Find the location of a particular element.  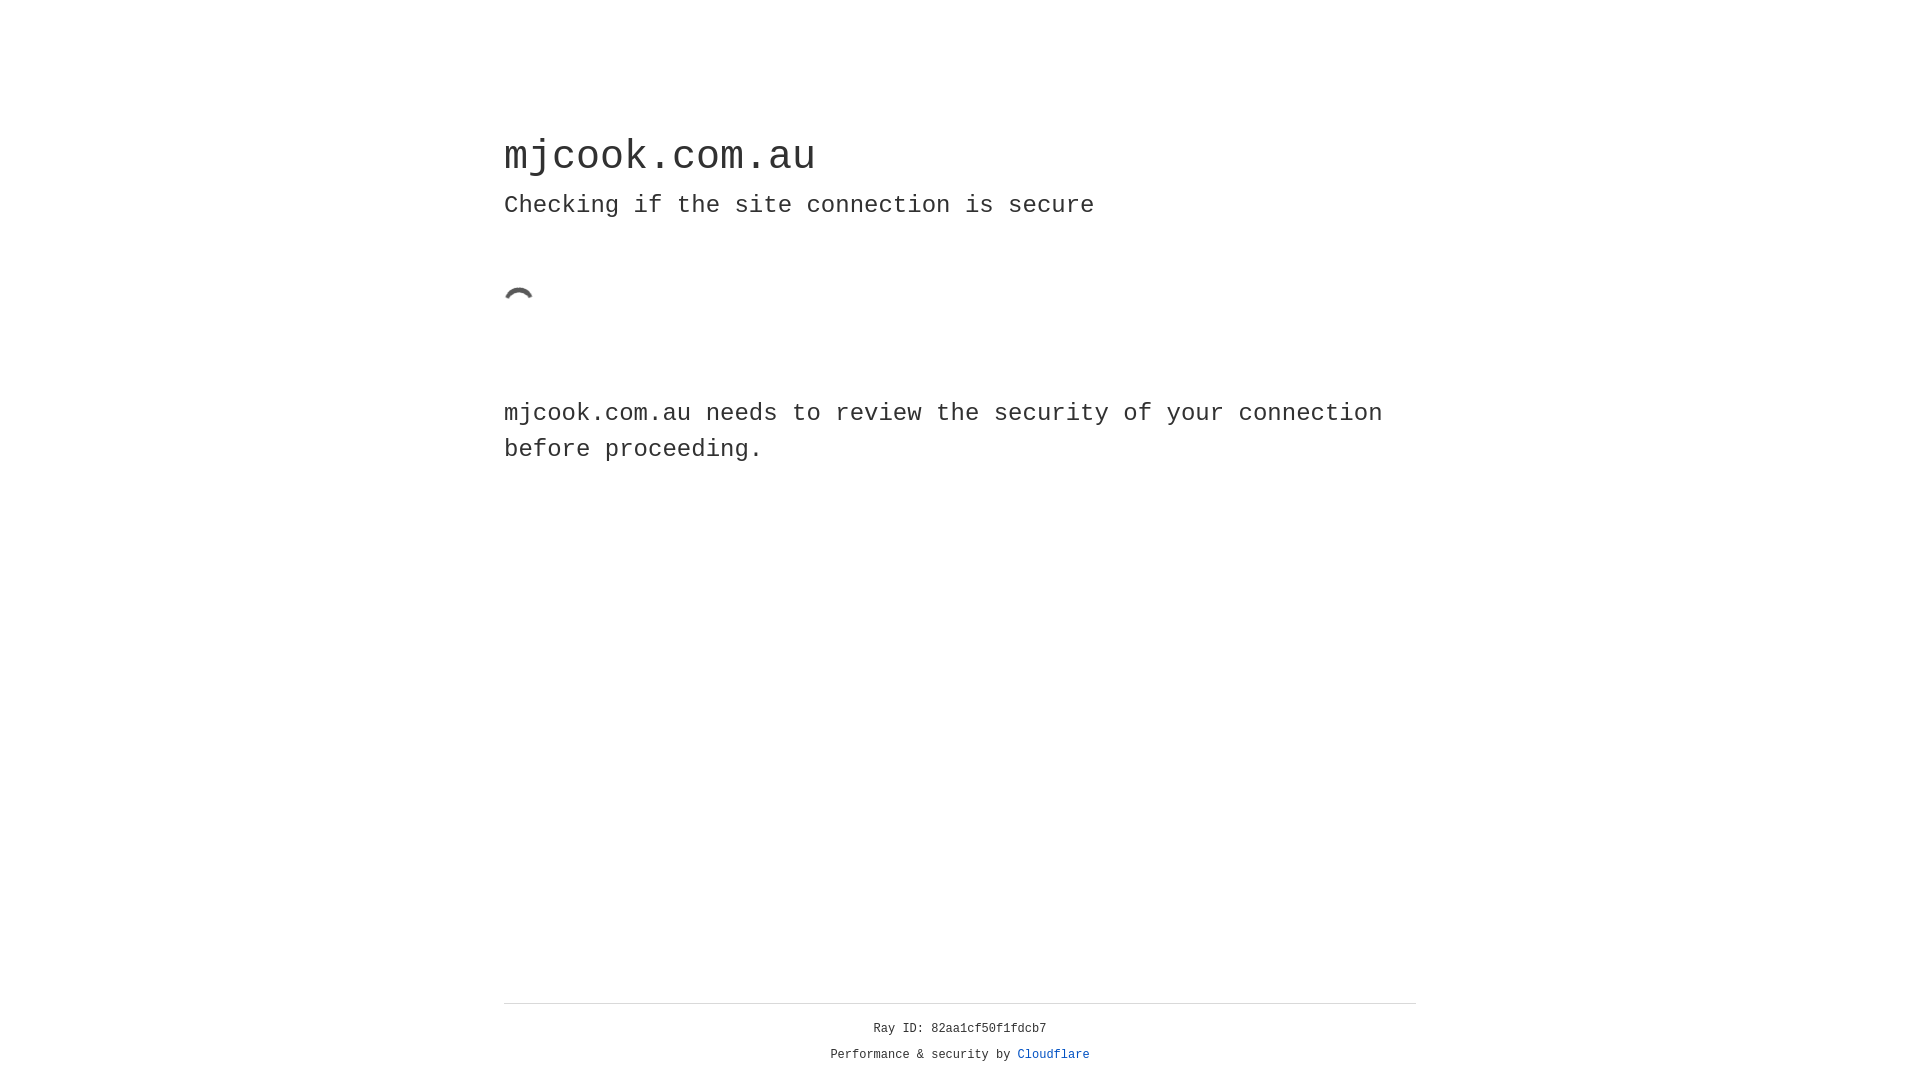

'Cloudflare' is located at coordinates (1053, 1054).